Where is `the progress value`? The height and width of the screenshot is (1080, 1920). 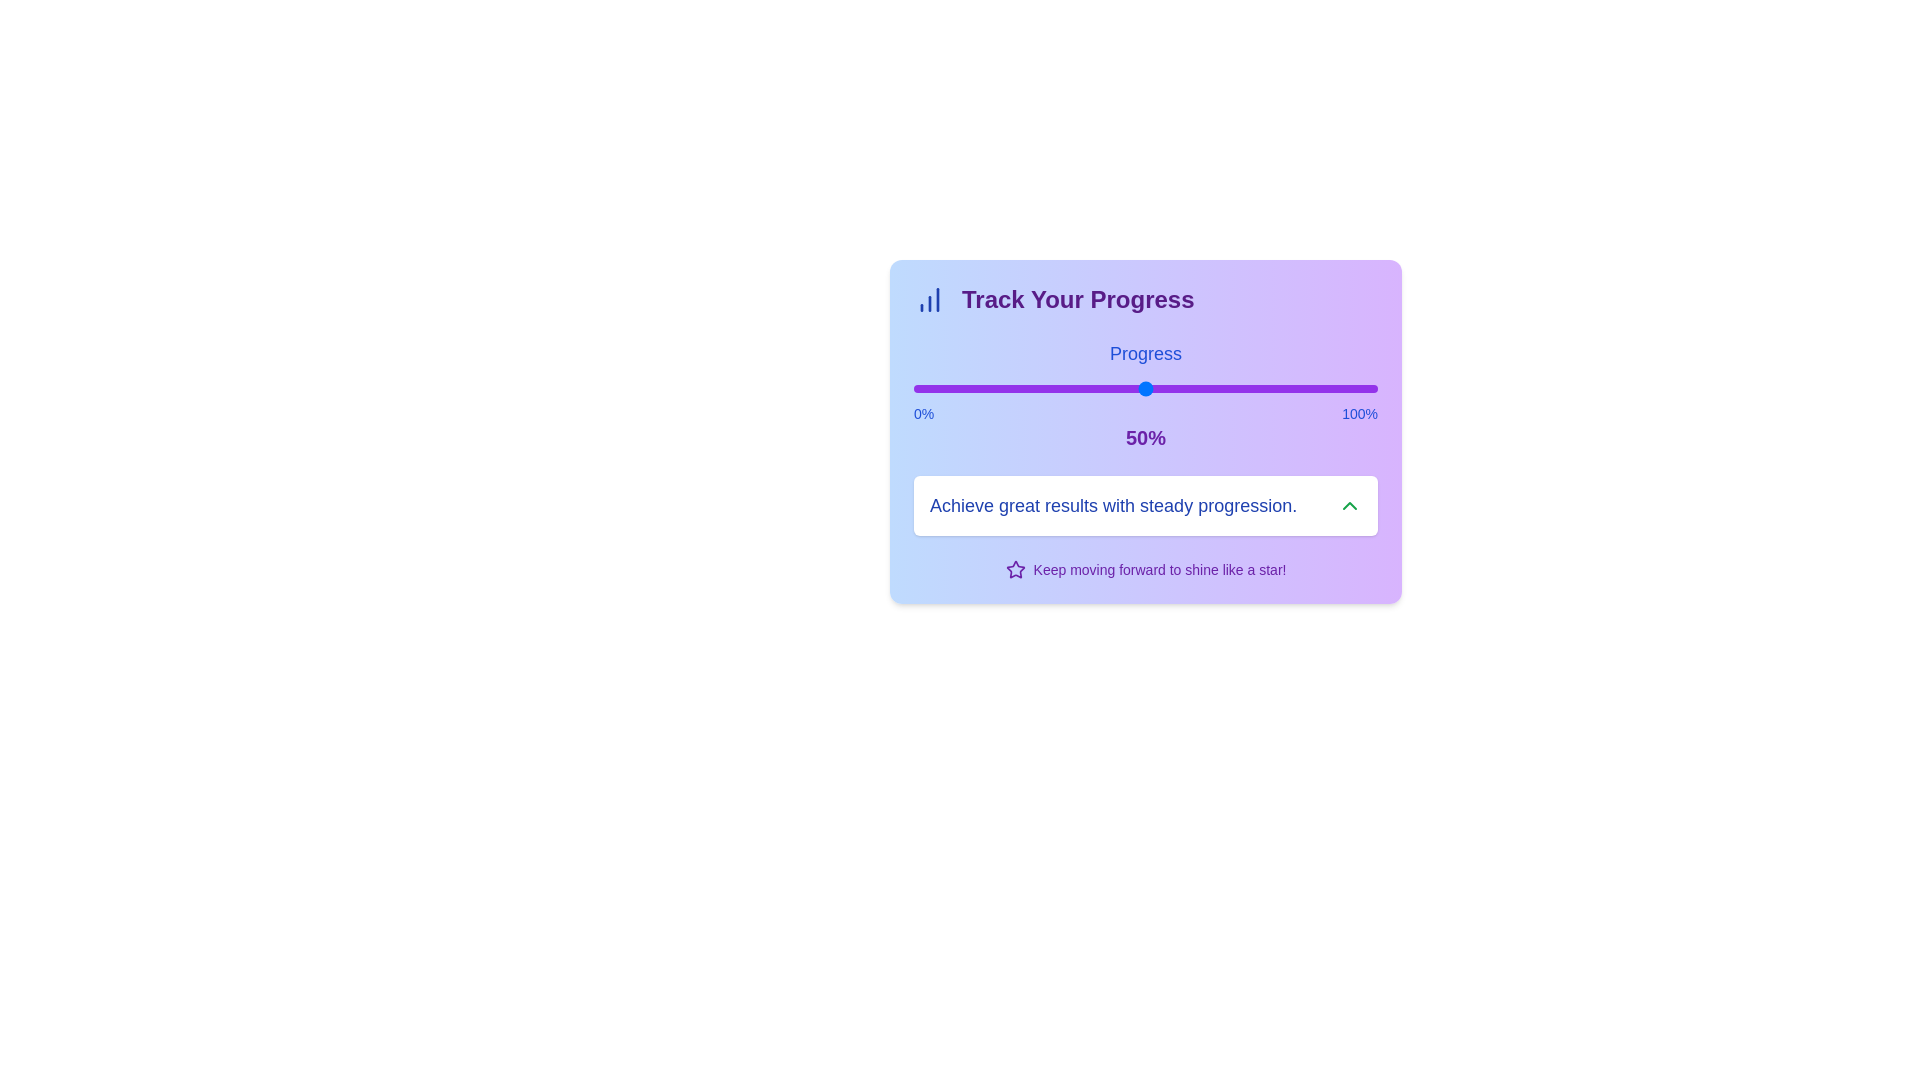
the progress value is located at coordinates (1359, 389).